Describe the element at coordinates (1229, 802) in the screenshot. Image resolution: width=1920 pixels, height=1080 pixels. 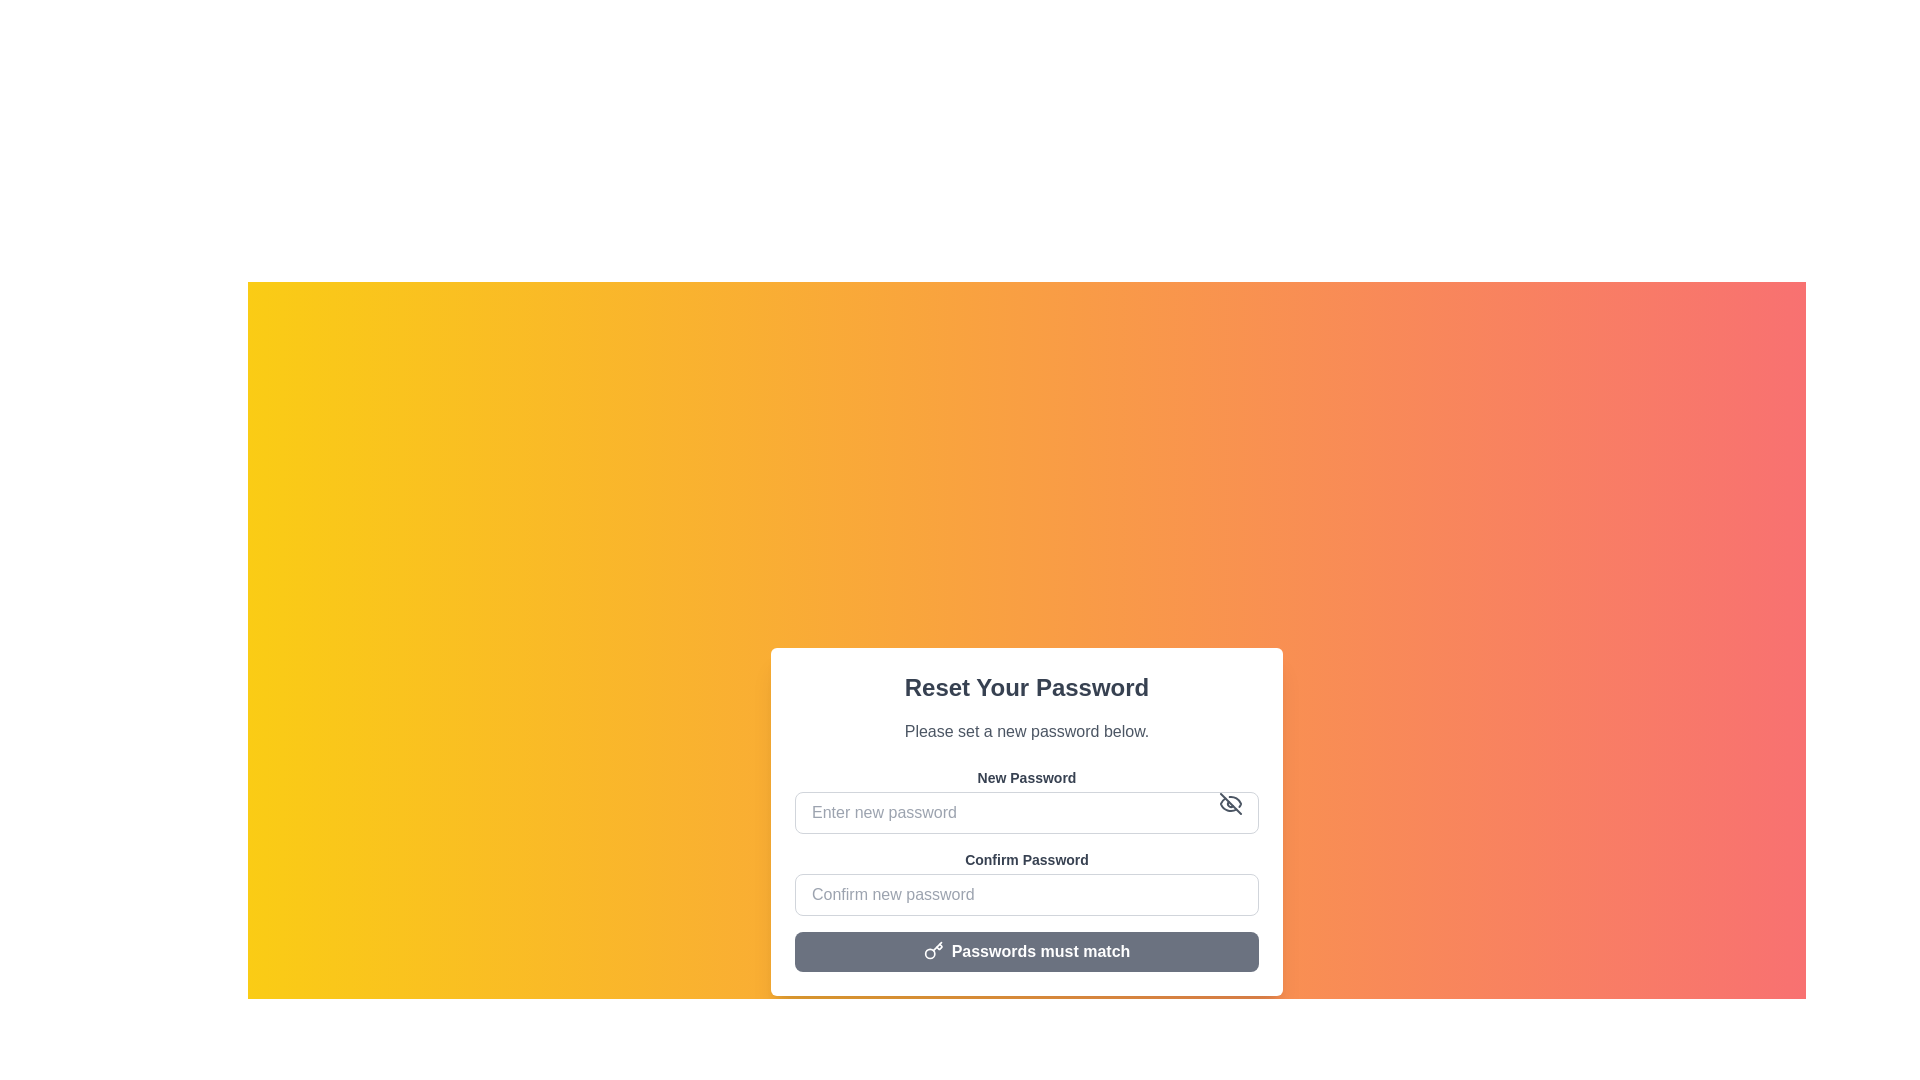
I see `the eye icon with a strike-through line located at the rightmost end of the 'New Password' input field` at that location.